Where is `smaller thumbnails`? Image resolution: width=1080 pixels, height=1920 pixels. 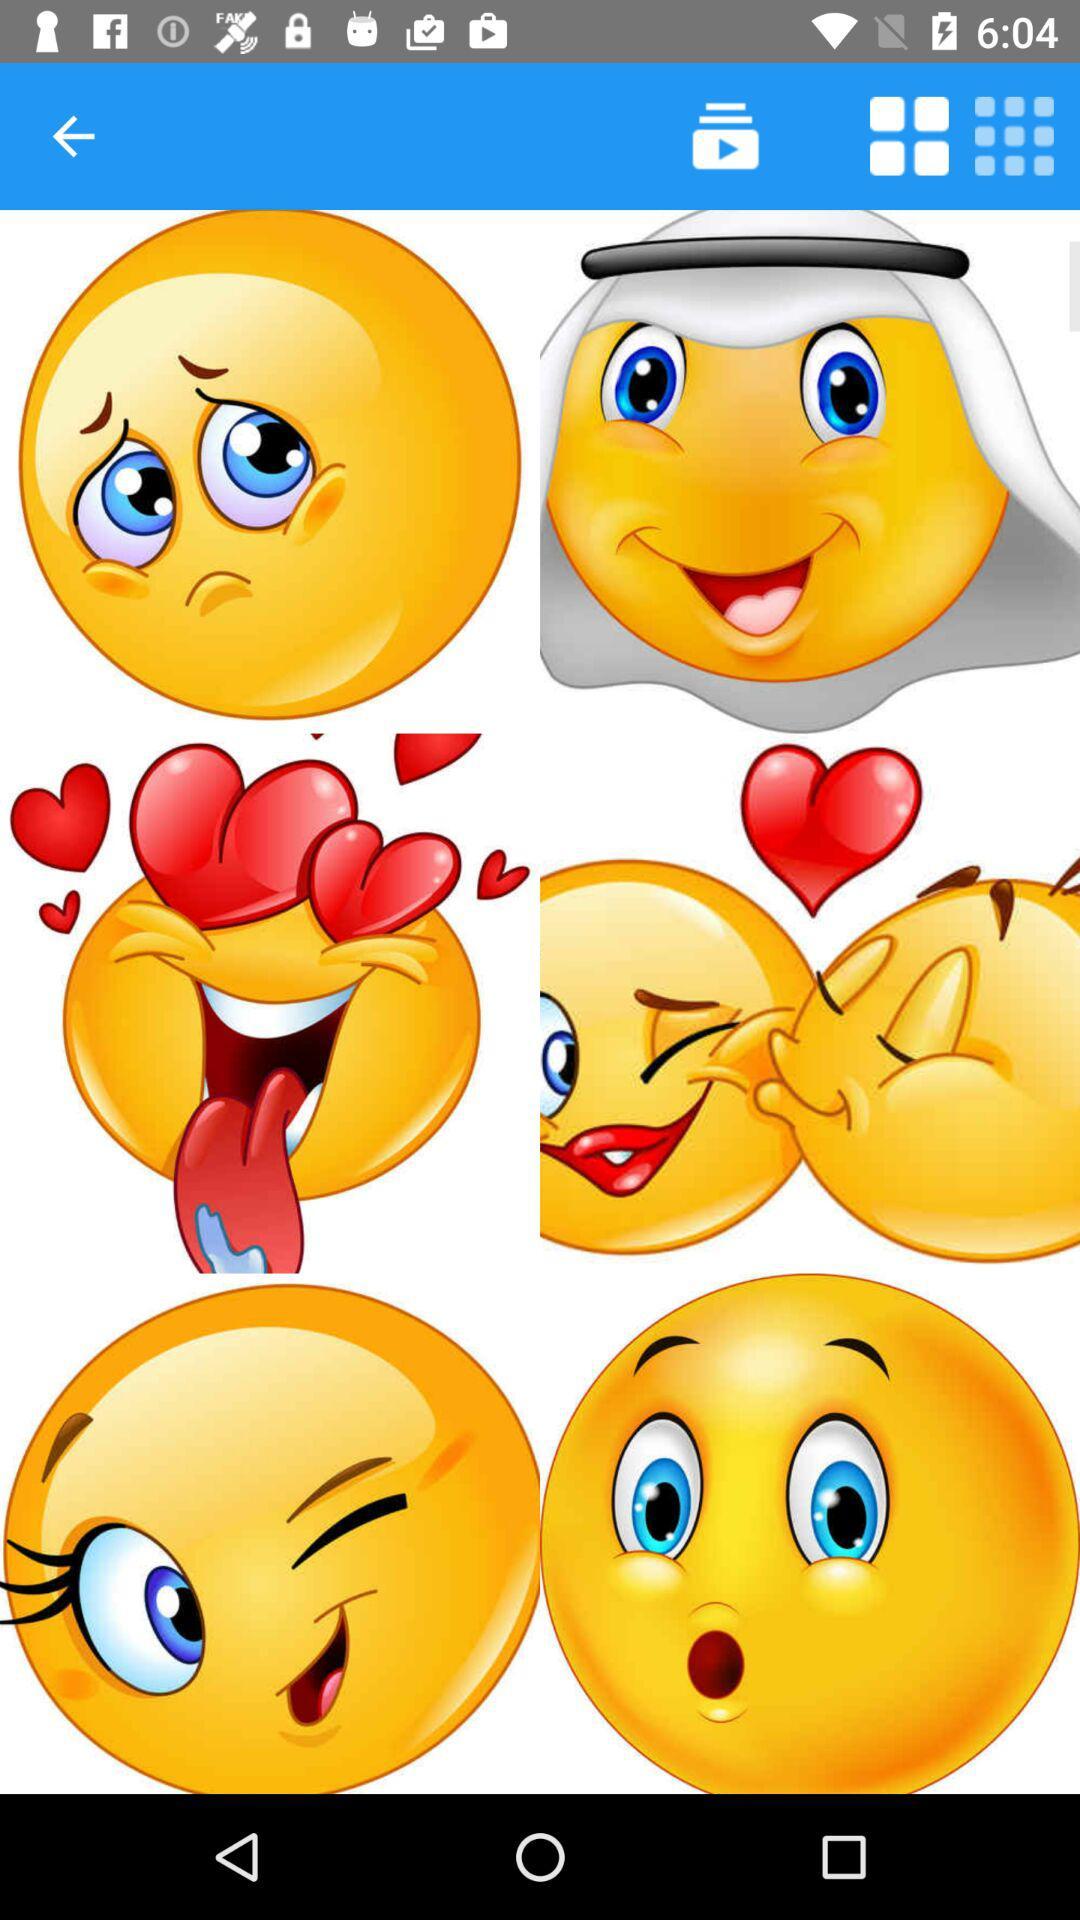 smaller thumbnails is located at coordinates (1014, 135).